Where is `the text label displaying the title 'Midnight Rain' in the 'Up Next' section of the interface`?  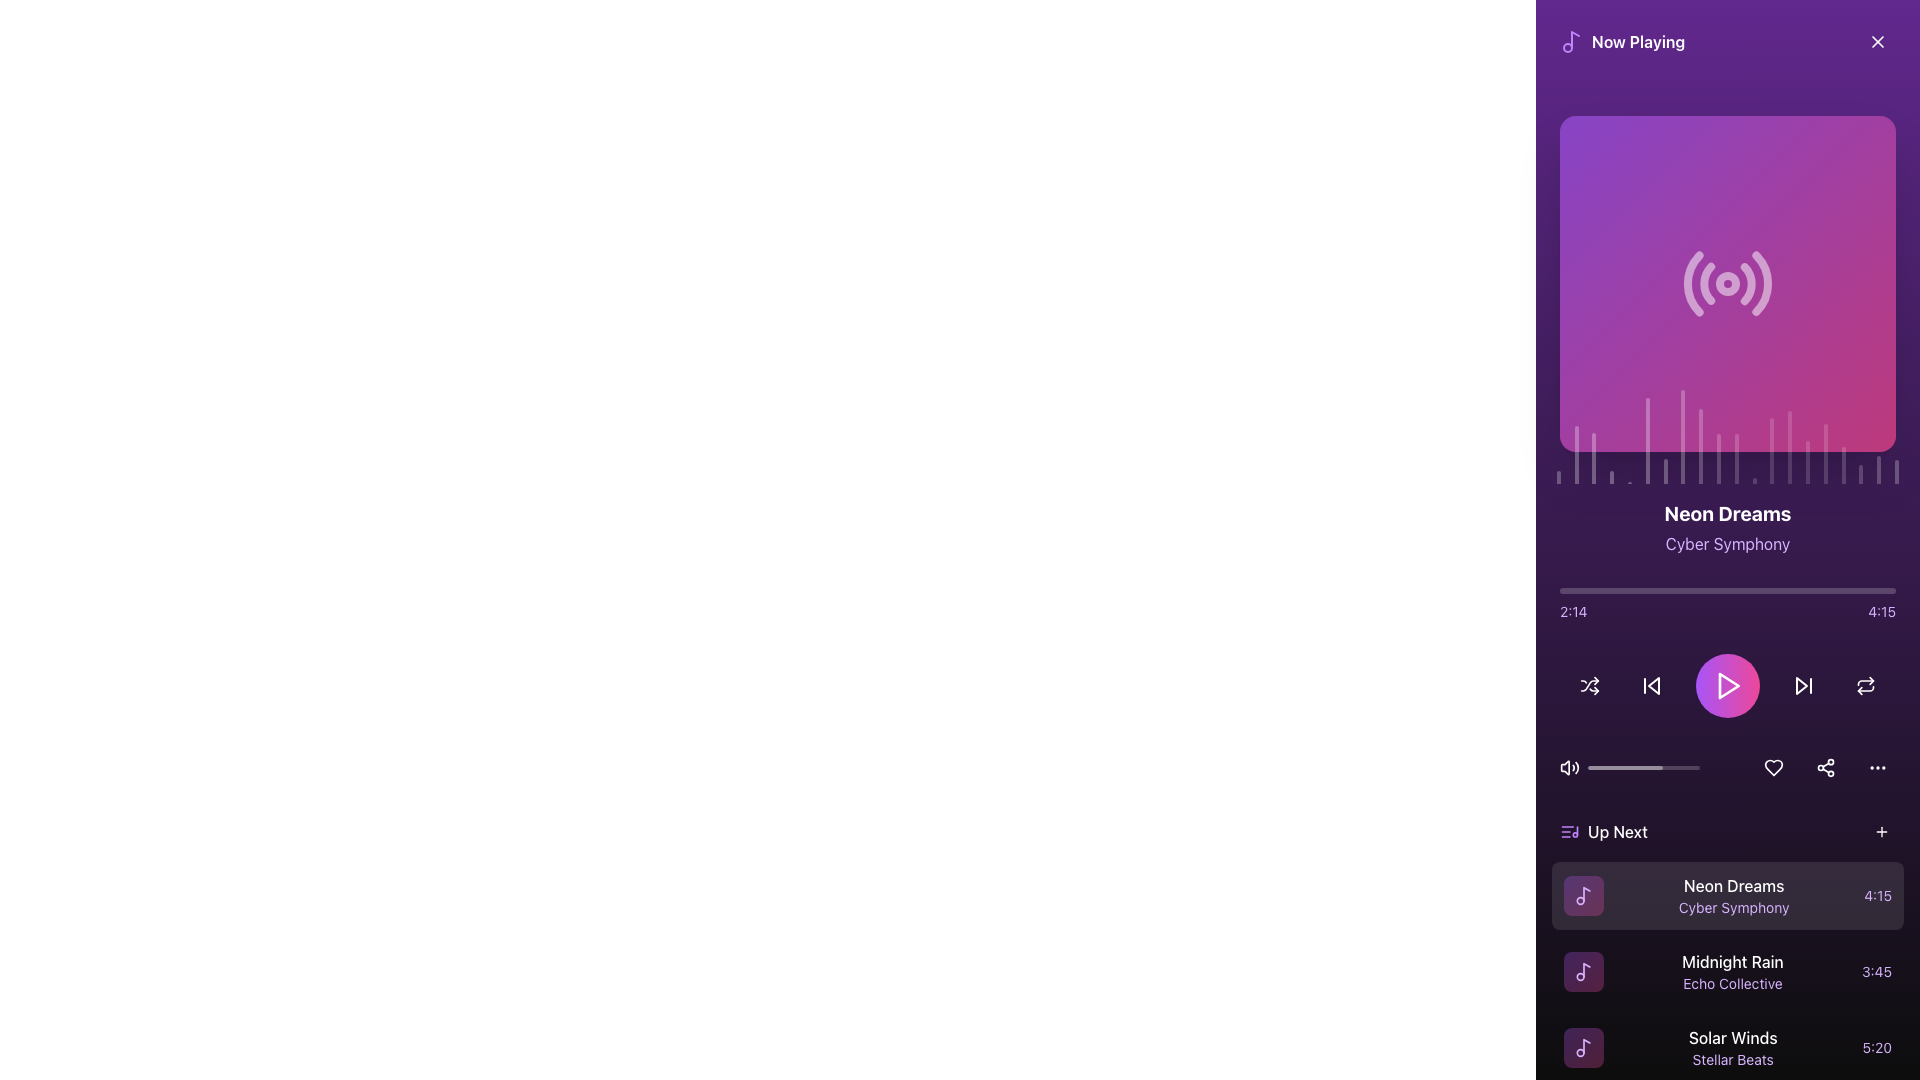
the text label displaying the title 'Midnight Rain' in the 'Up Next' section of the interface is located at coordinates (1731, 960).